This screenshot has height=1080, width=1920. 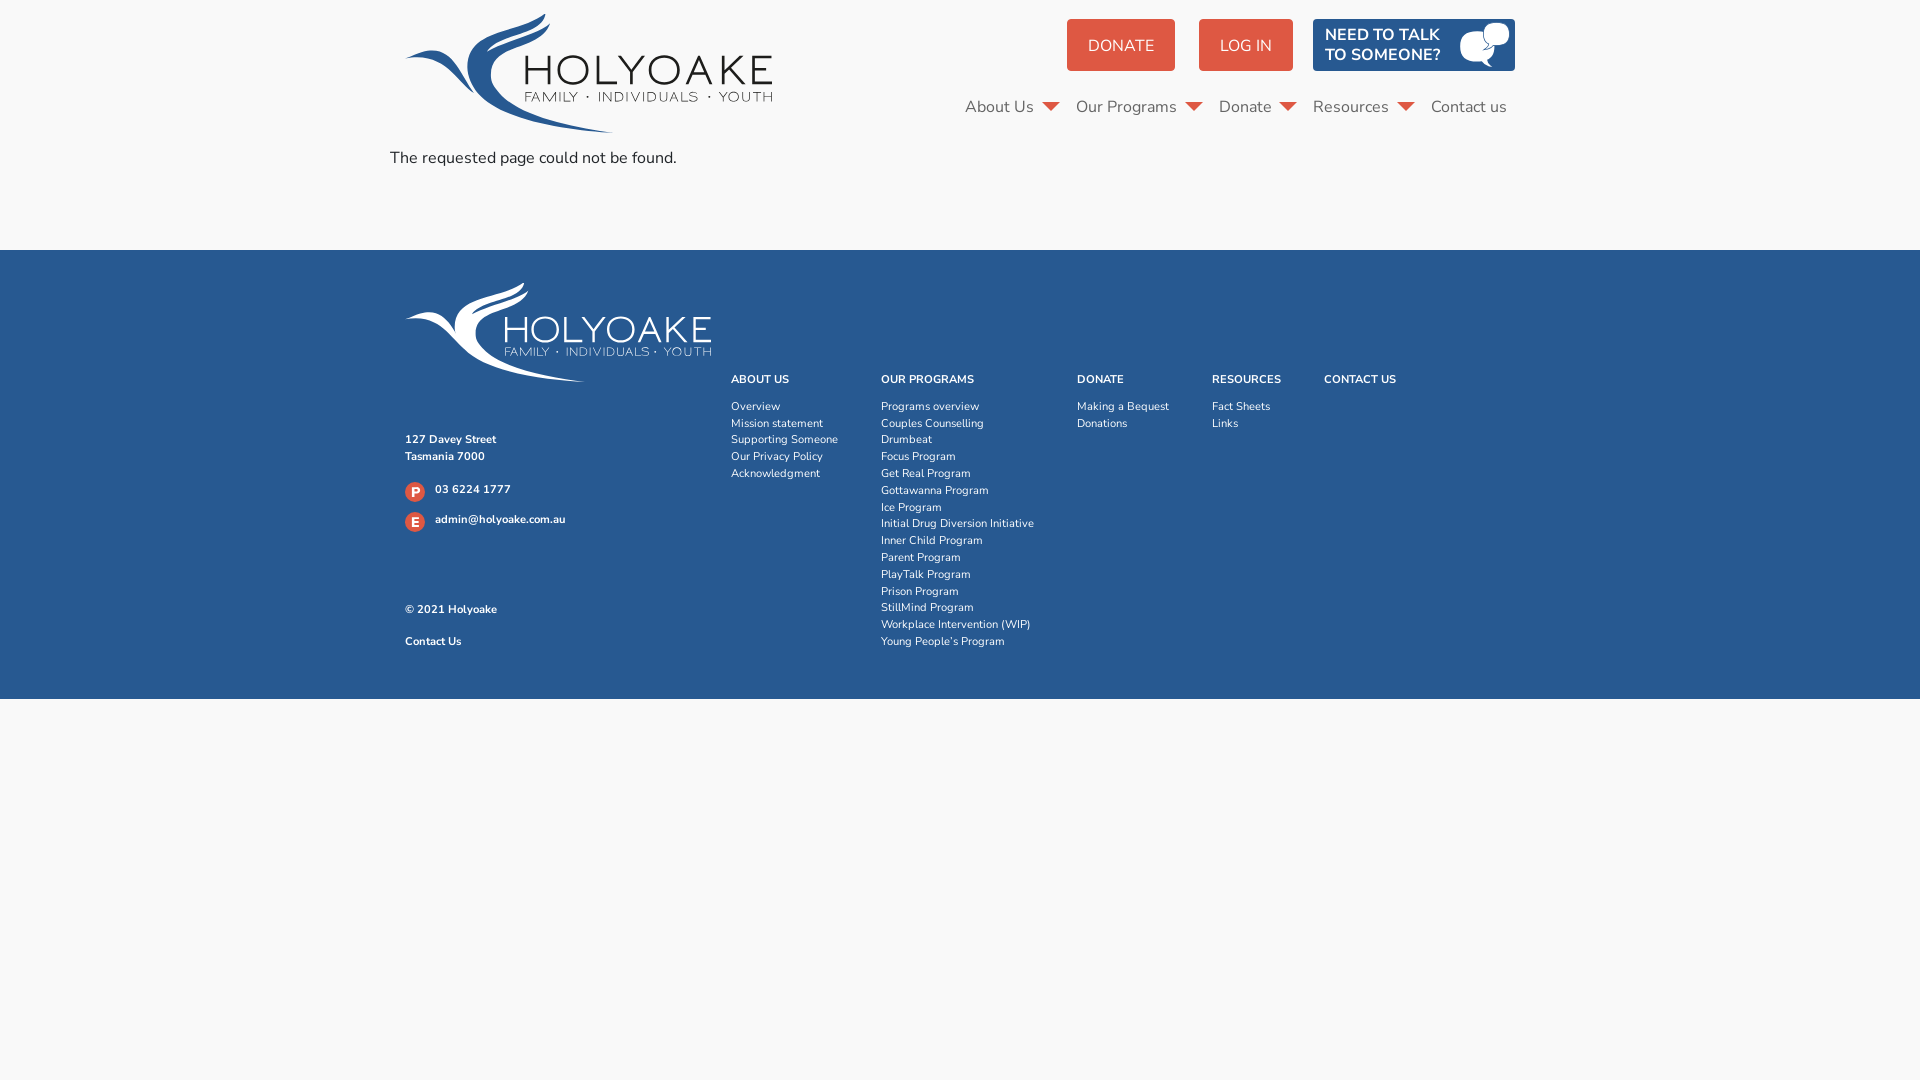 What do you see at coordinates (1139, 107) in the screenshot?
I see `'Our Programs'` at bounding box center [1139, 107].